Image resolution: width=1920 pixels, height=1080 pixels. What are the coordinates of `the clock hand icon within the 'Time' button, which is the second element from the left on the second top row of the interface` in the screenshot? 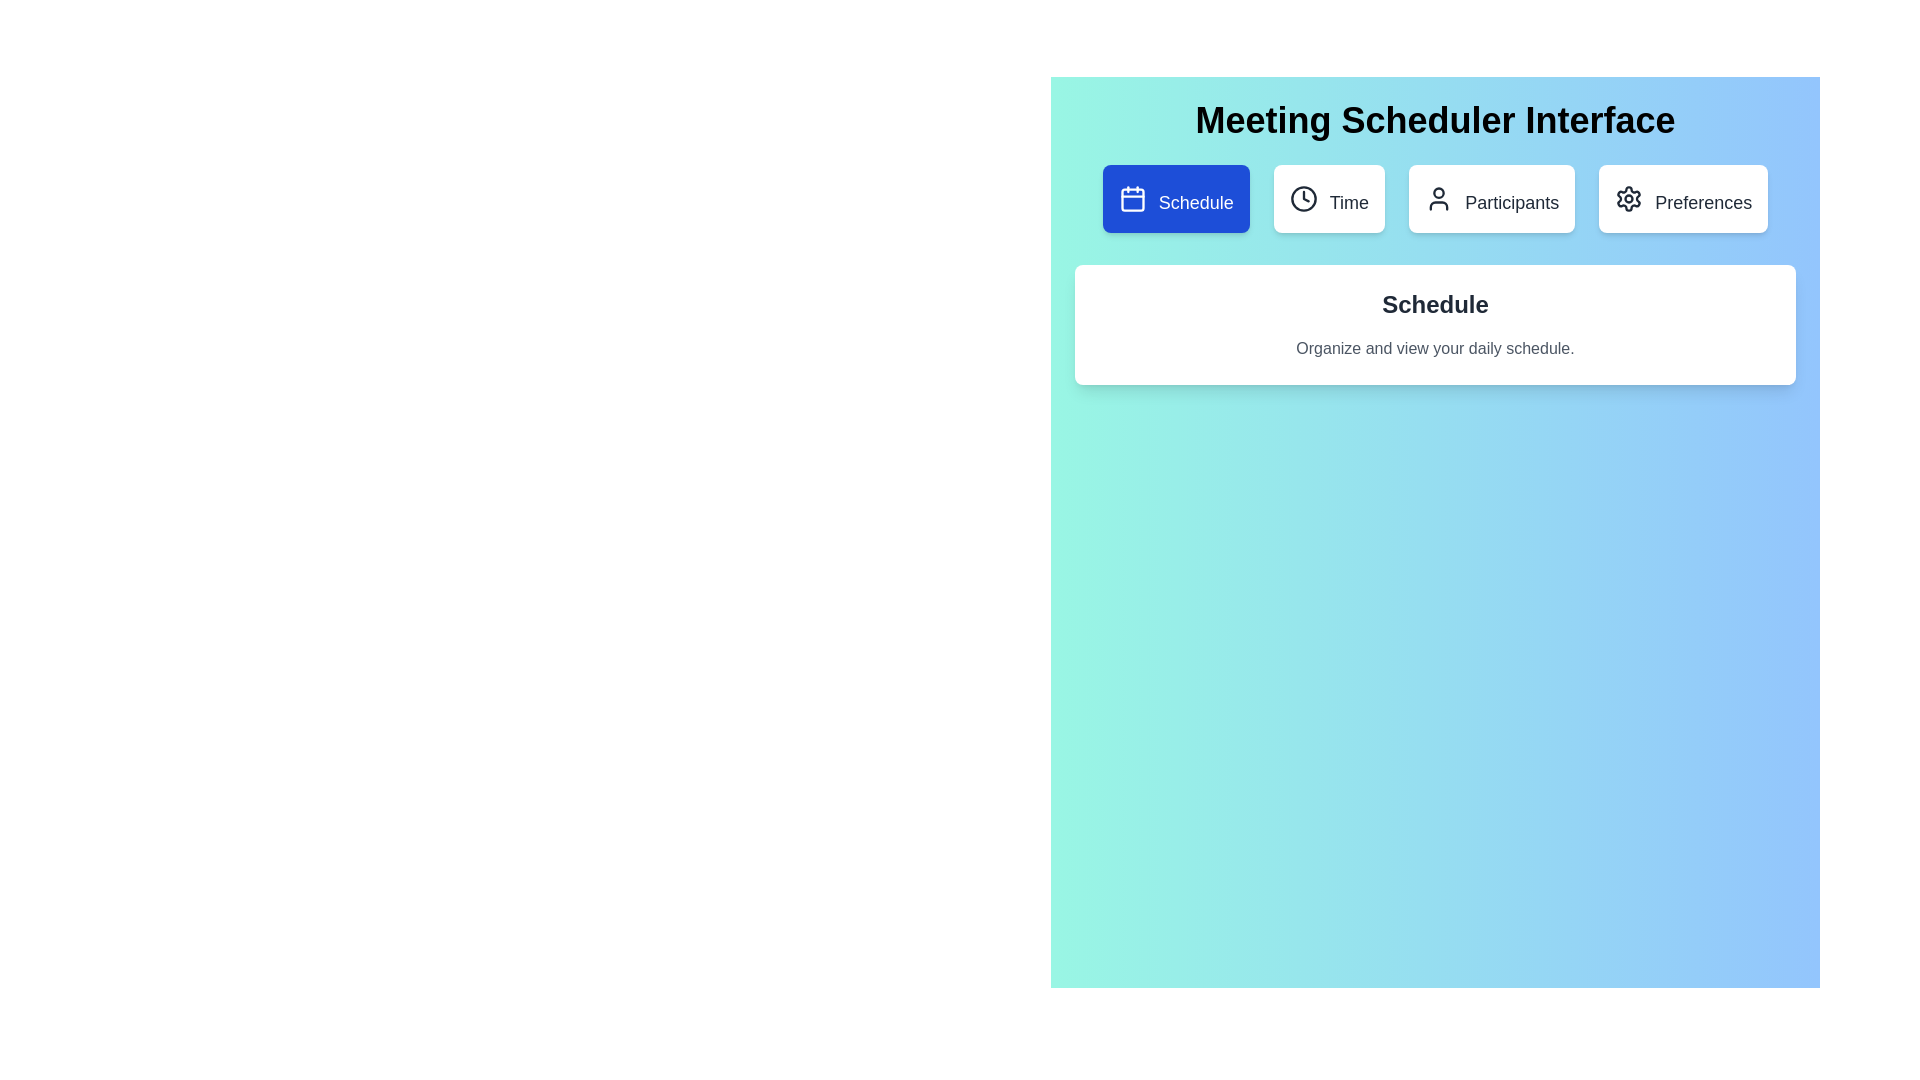 It's located at (1306, 196).